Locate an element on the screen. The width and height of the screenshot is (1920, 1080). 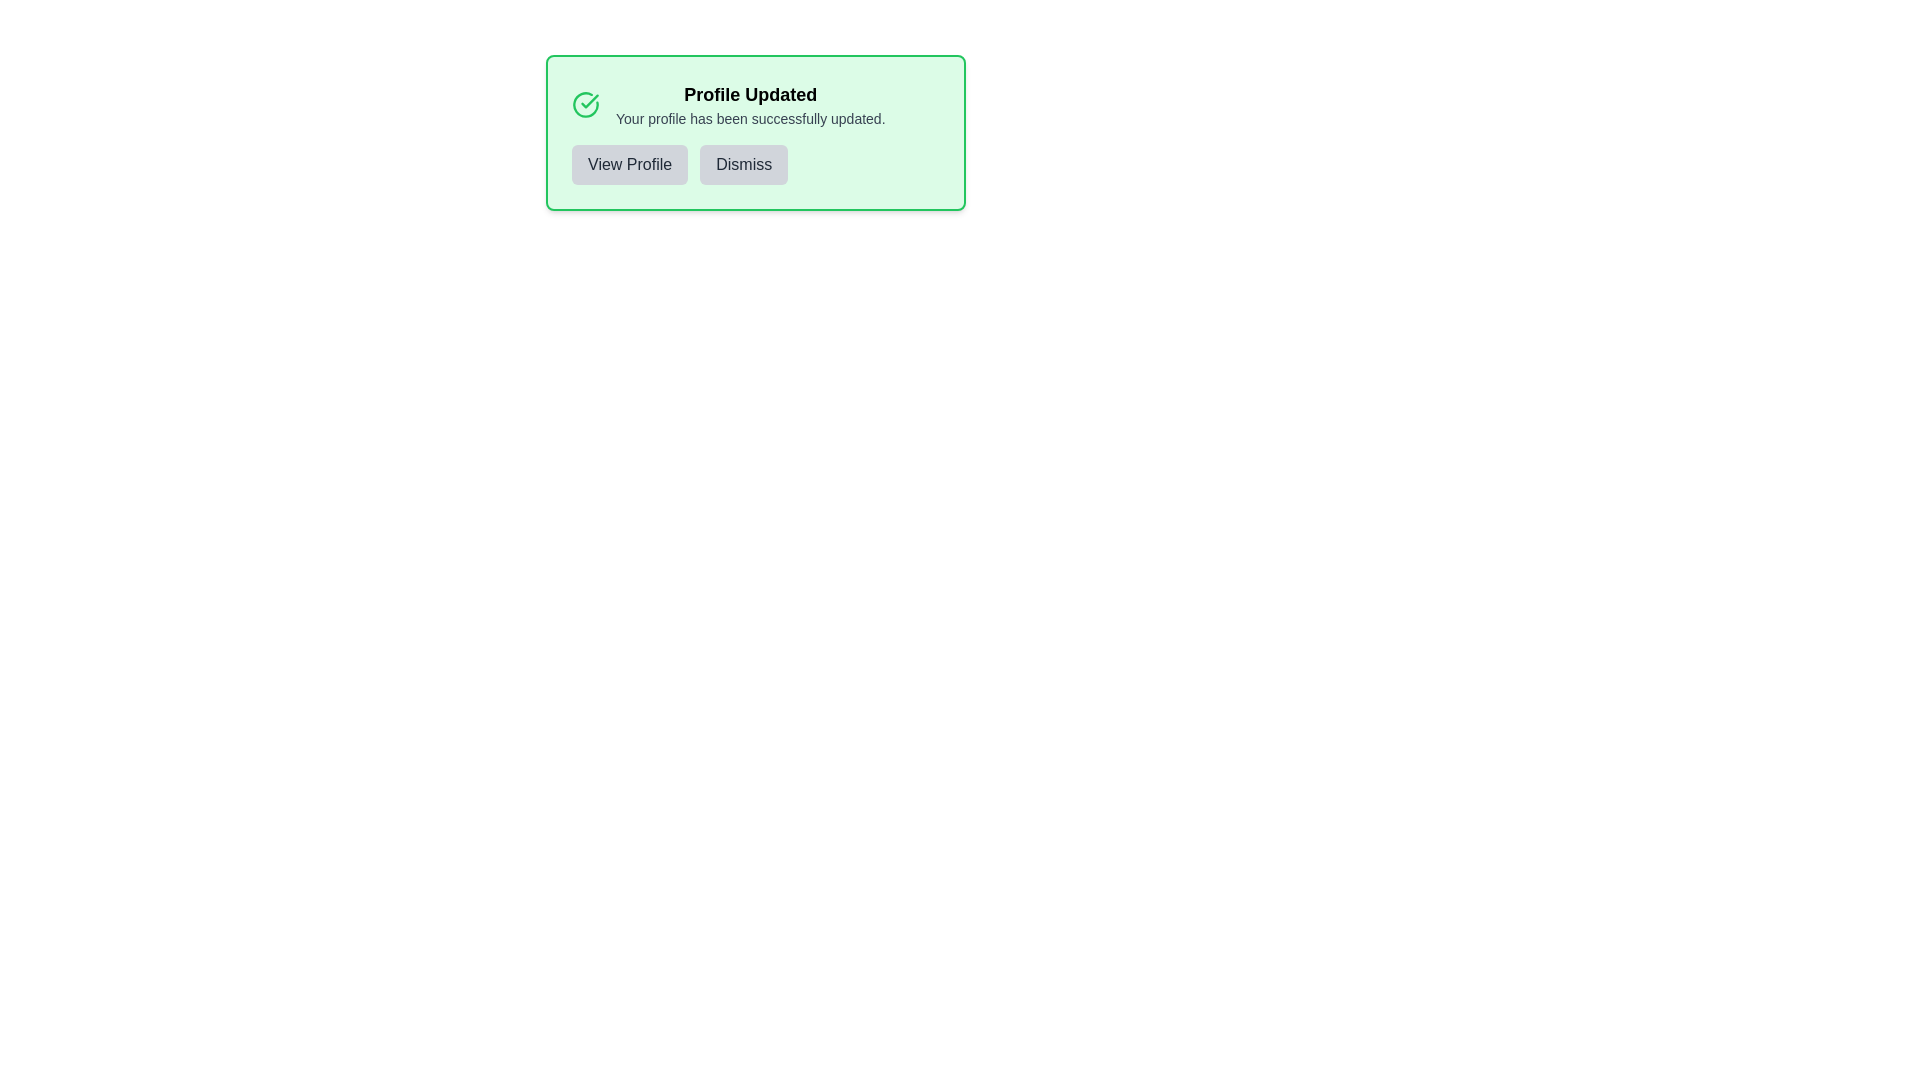
the 'Dismiss' button is located at coordinates (743, 164).